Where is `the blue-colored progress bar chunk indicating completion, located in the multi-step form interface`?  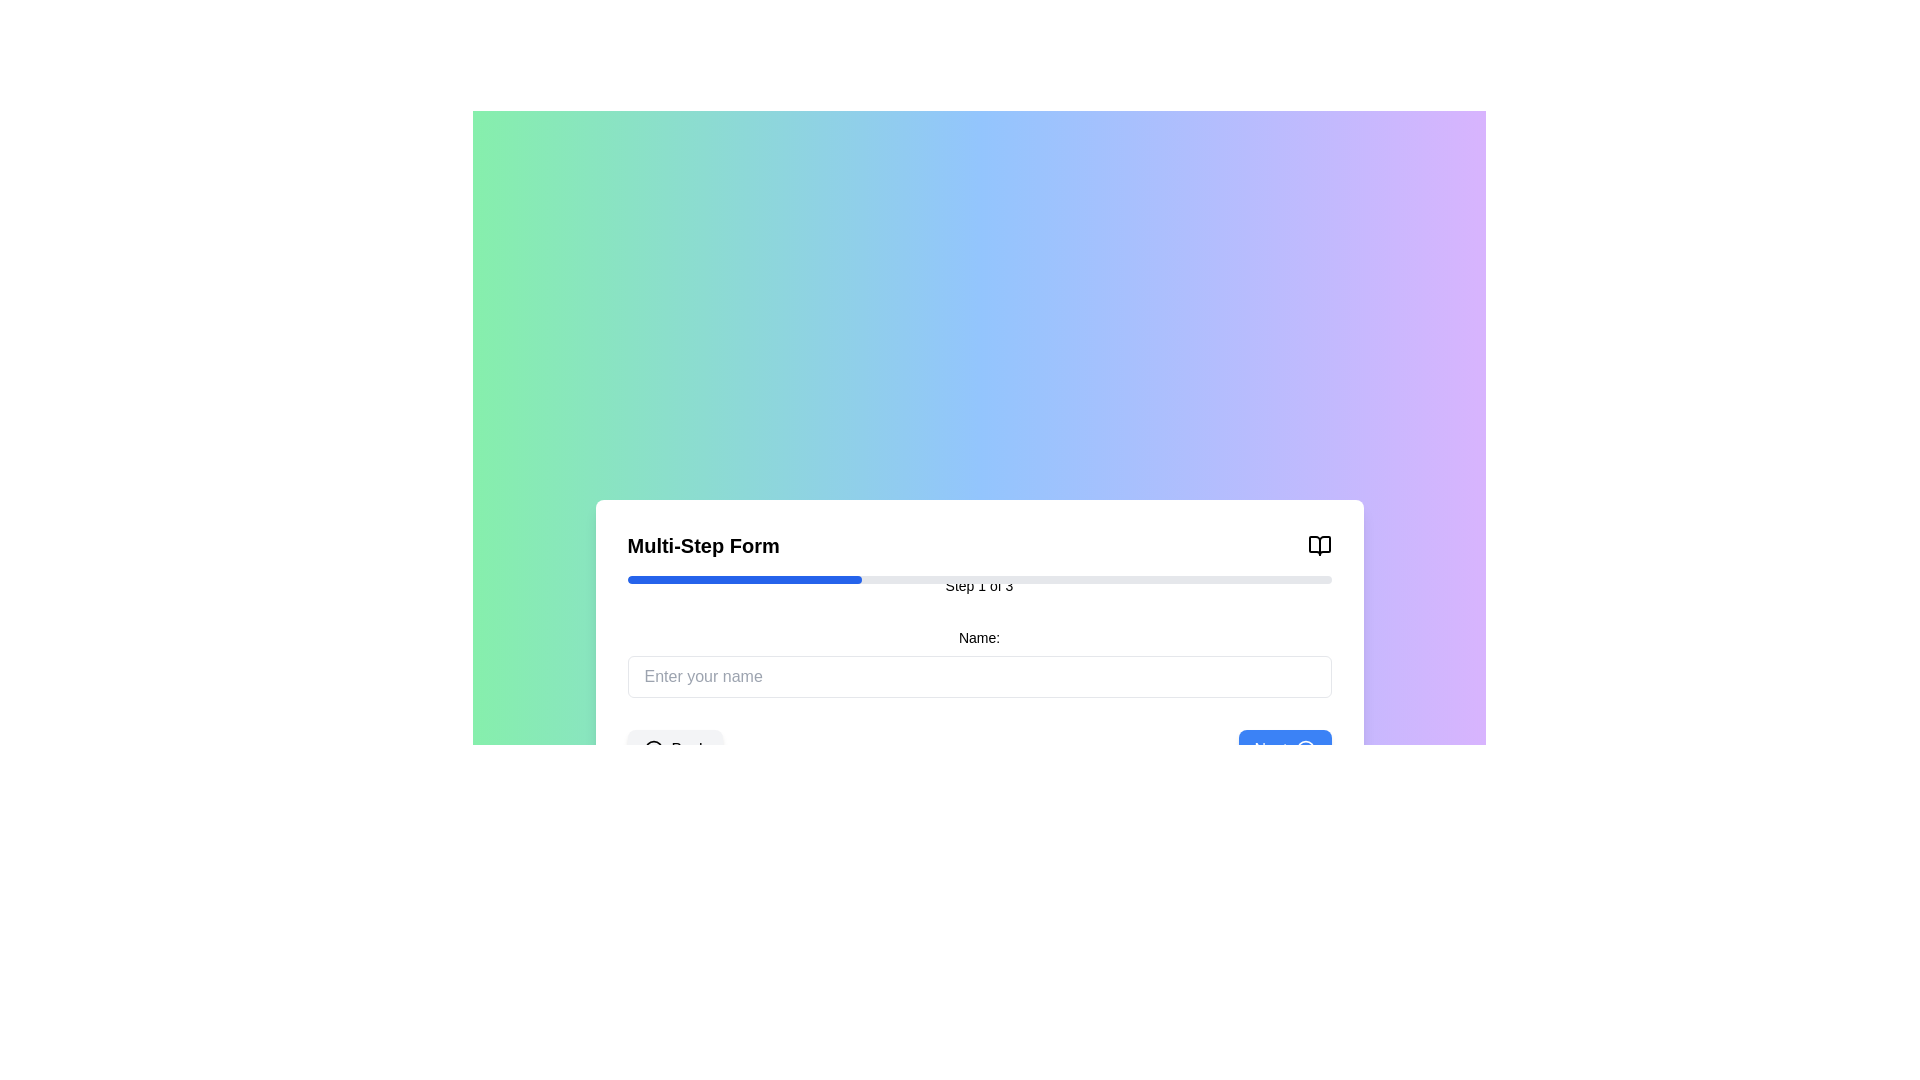 the blue-colored progress bar chunk indicating completion, located in the multi-step form interface is located at coordinates (743, 579).